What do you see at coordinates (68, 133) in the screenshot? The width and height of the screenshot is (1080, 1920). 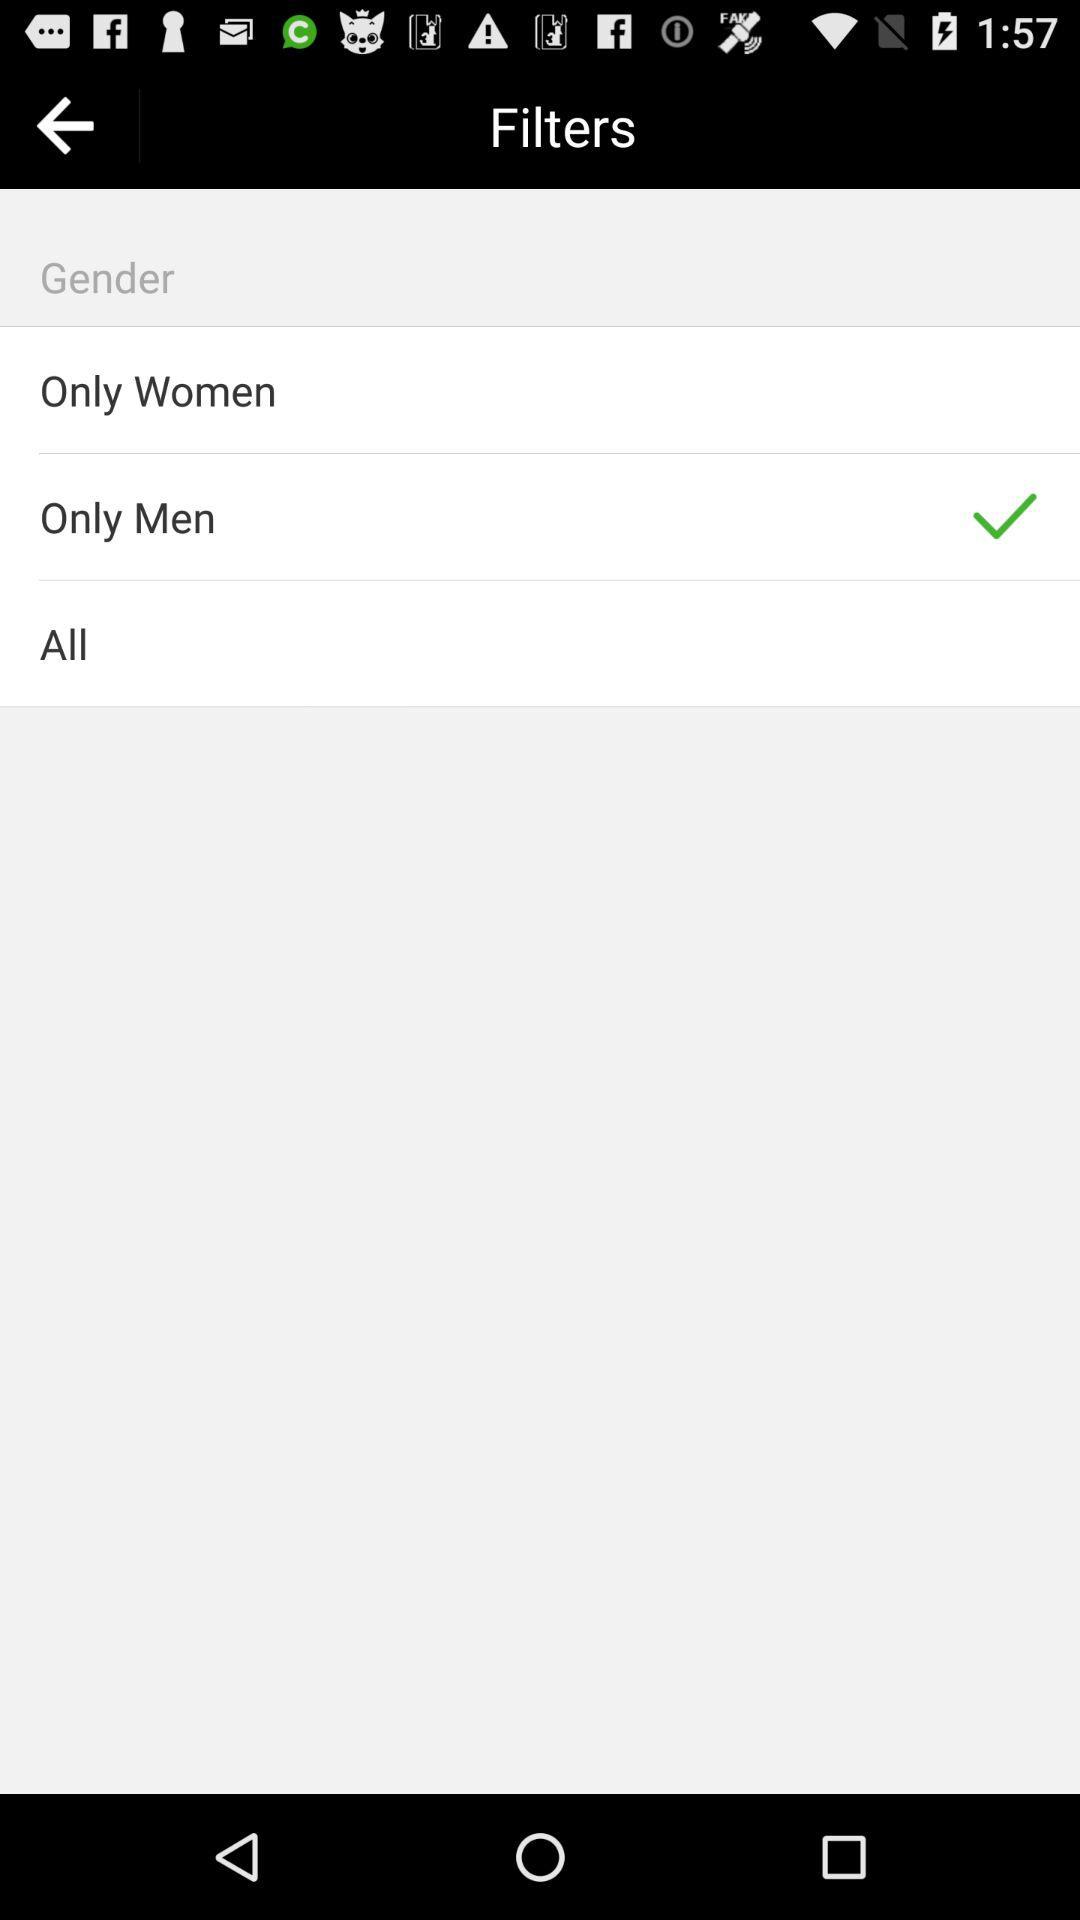 I see `the arrow_backward icon` at bounding box center [68, 133].